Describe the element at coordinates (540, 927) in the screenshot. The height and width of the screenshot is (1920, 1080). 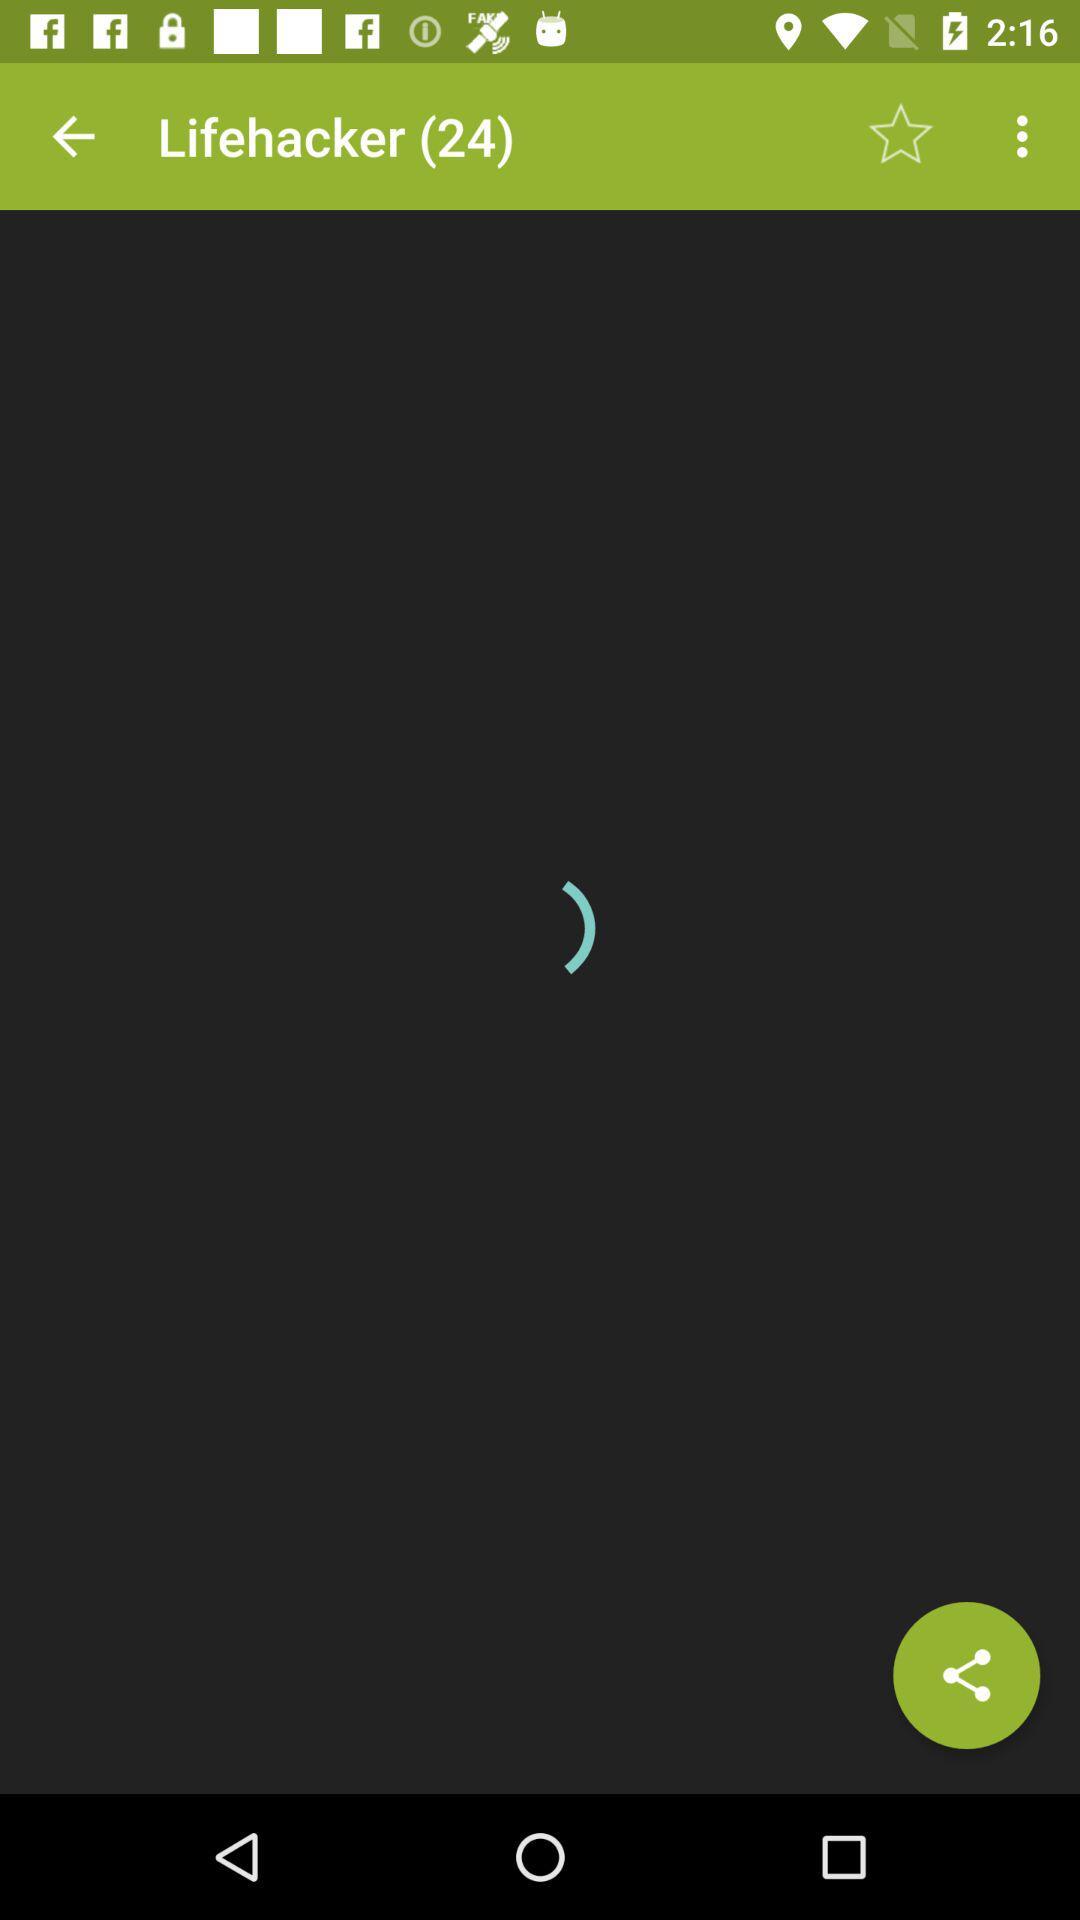
I see `the item at the center` at that location.